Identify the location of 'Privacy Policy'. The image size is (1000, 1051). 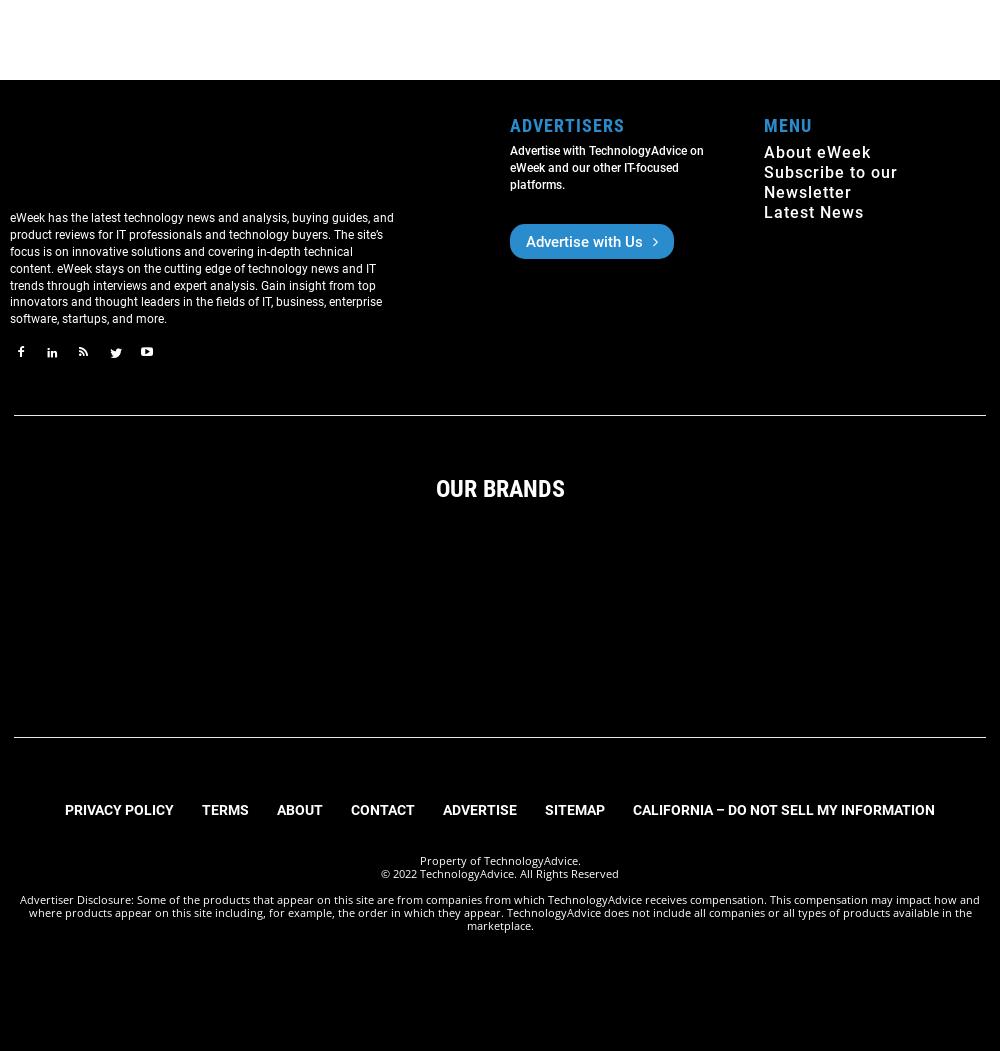
(118, 807).